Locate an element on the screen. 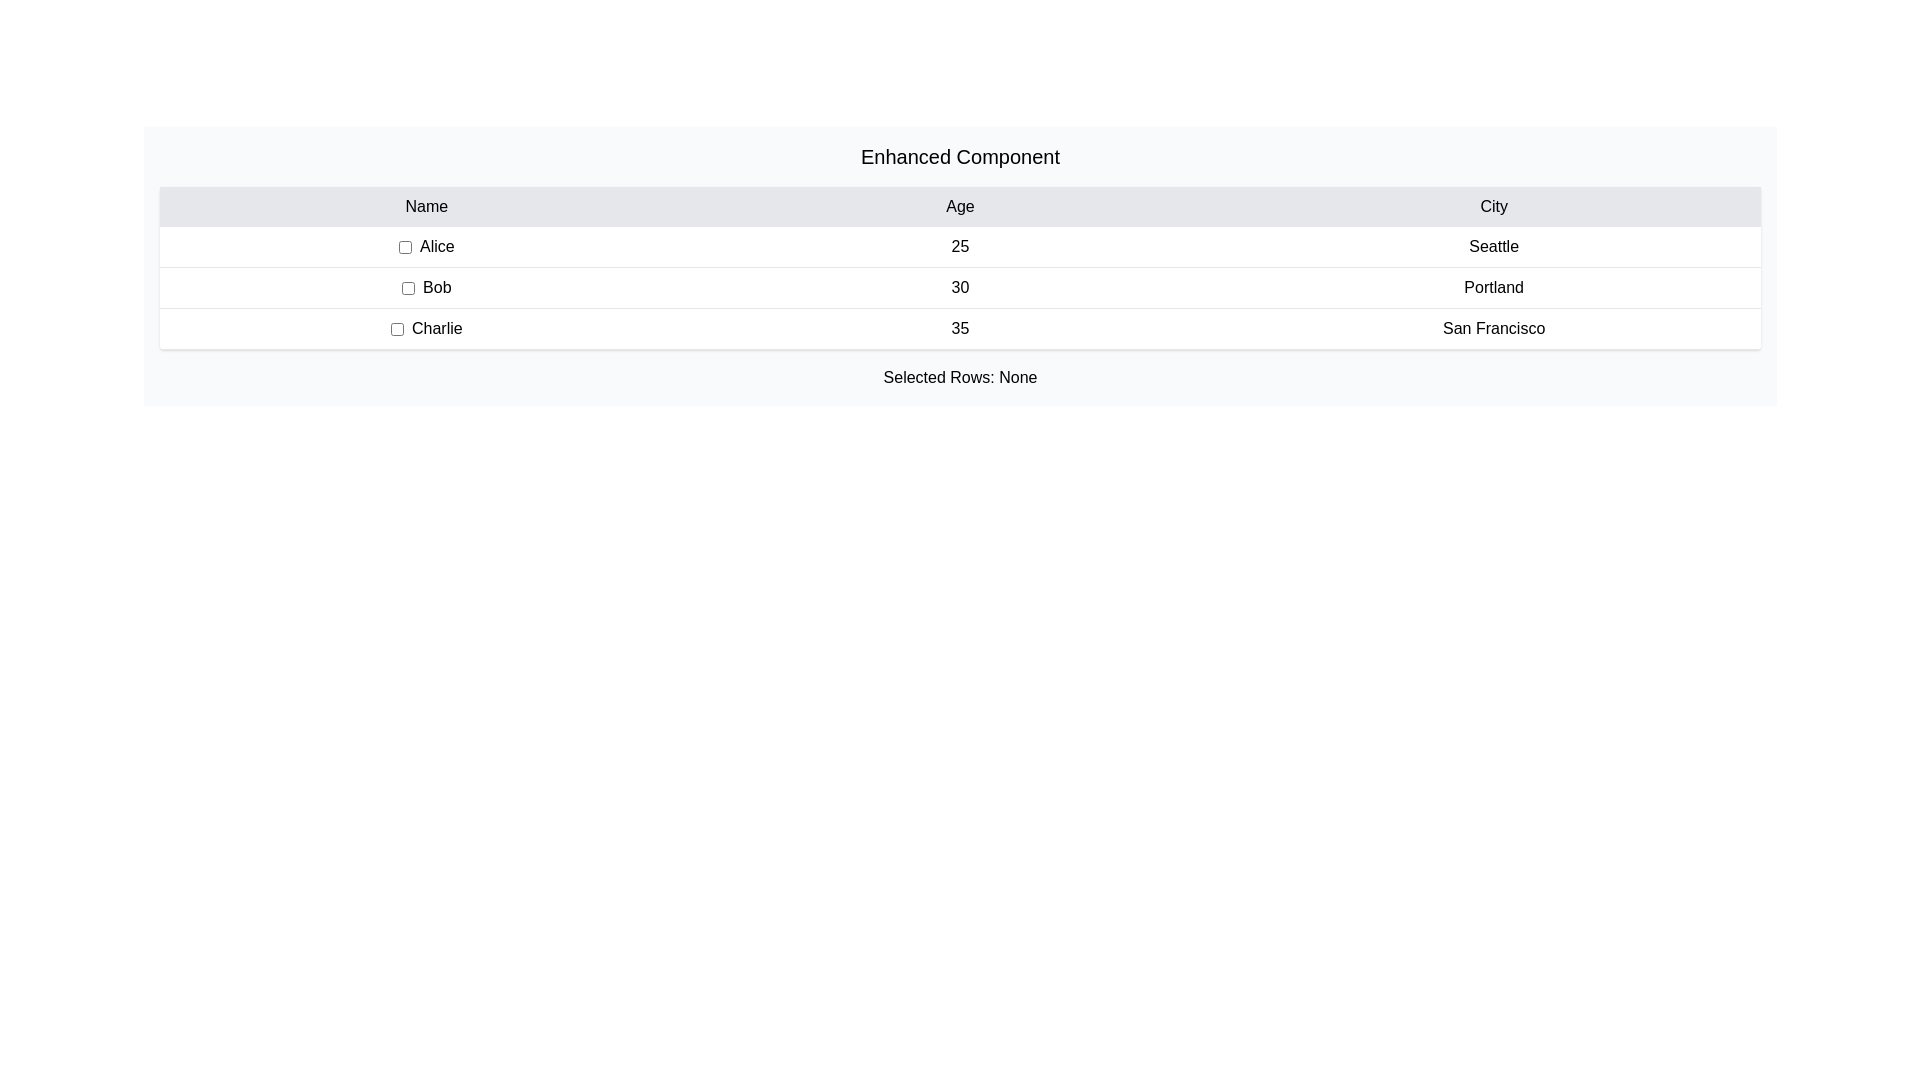 This screenshot has width=1920, height=1080. the label displaying 'Selected Rows: None' located at the bottom of the table section, which spans the entire width of the table and is bold and centered is located at coordinates (960, 378).